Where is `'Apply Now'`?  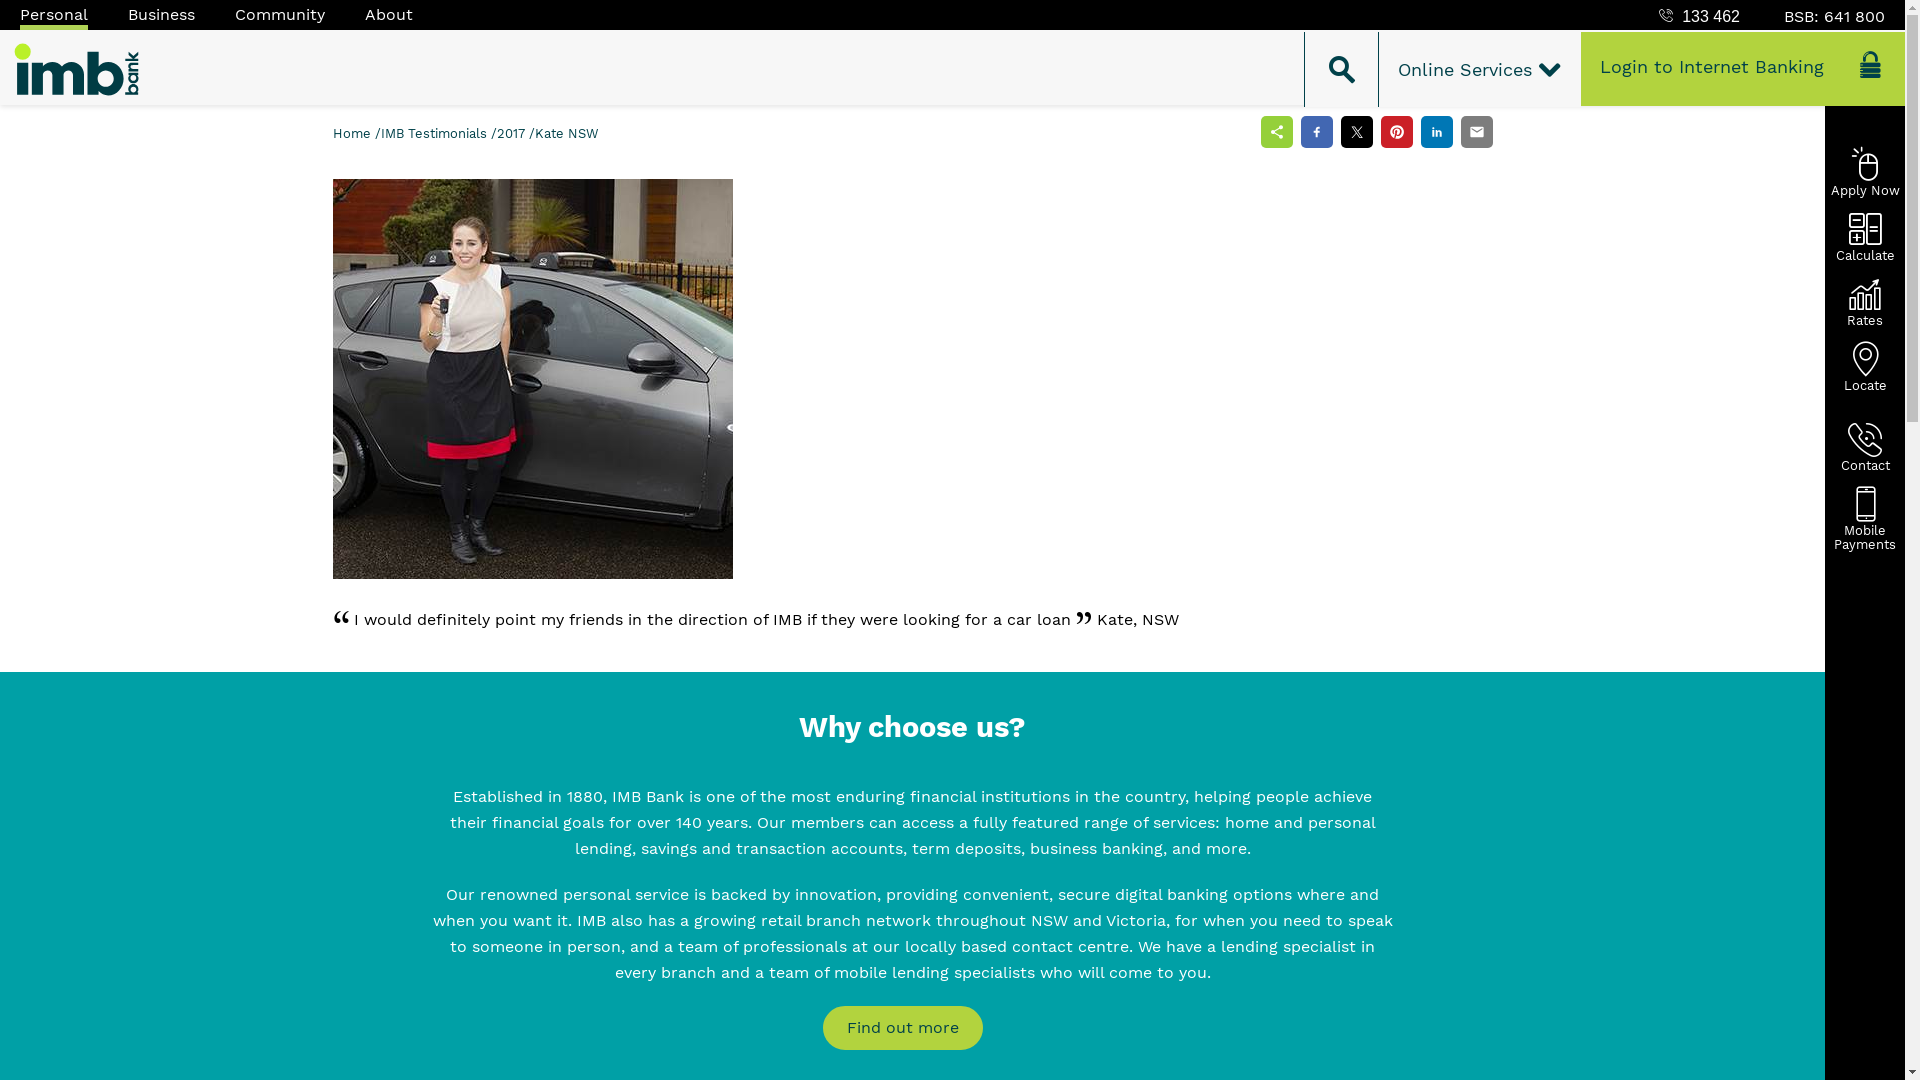
'Apply Now' is located at coordinates (1864, 170).